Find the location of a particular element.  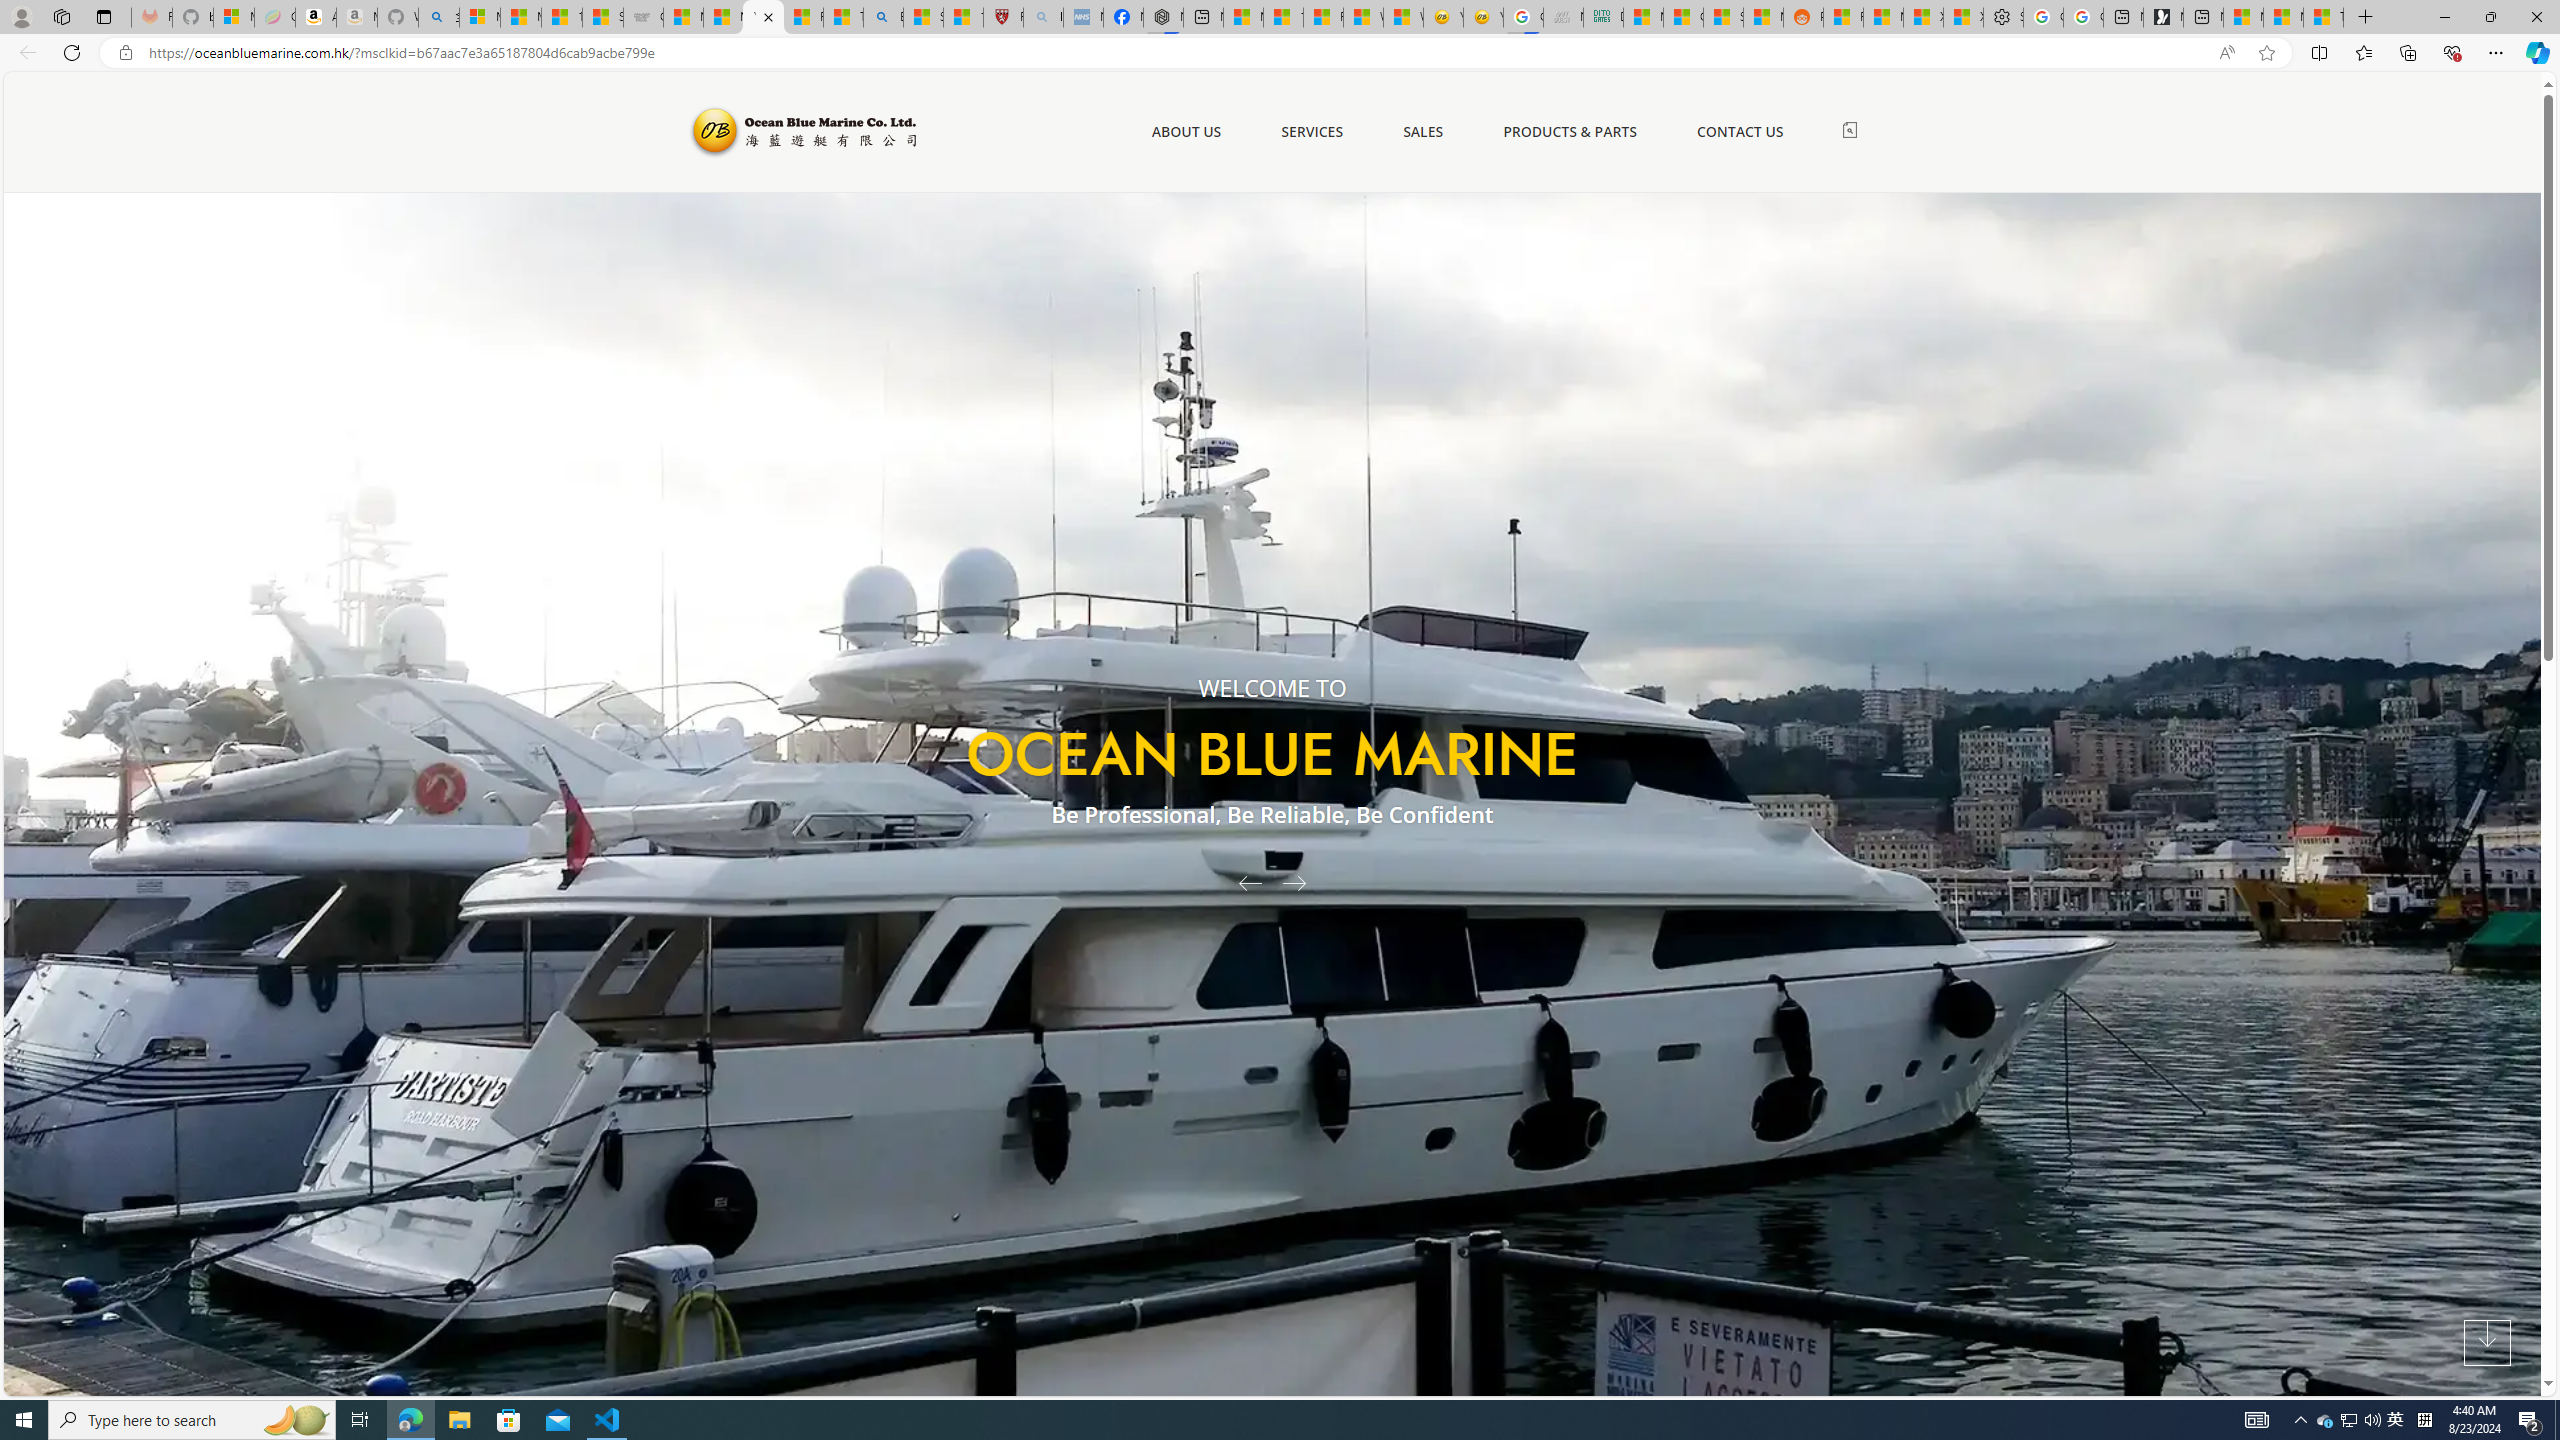

'Ocean Blue Marine' is located at coordinates (800, 130).